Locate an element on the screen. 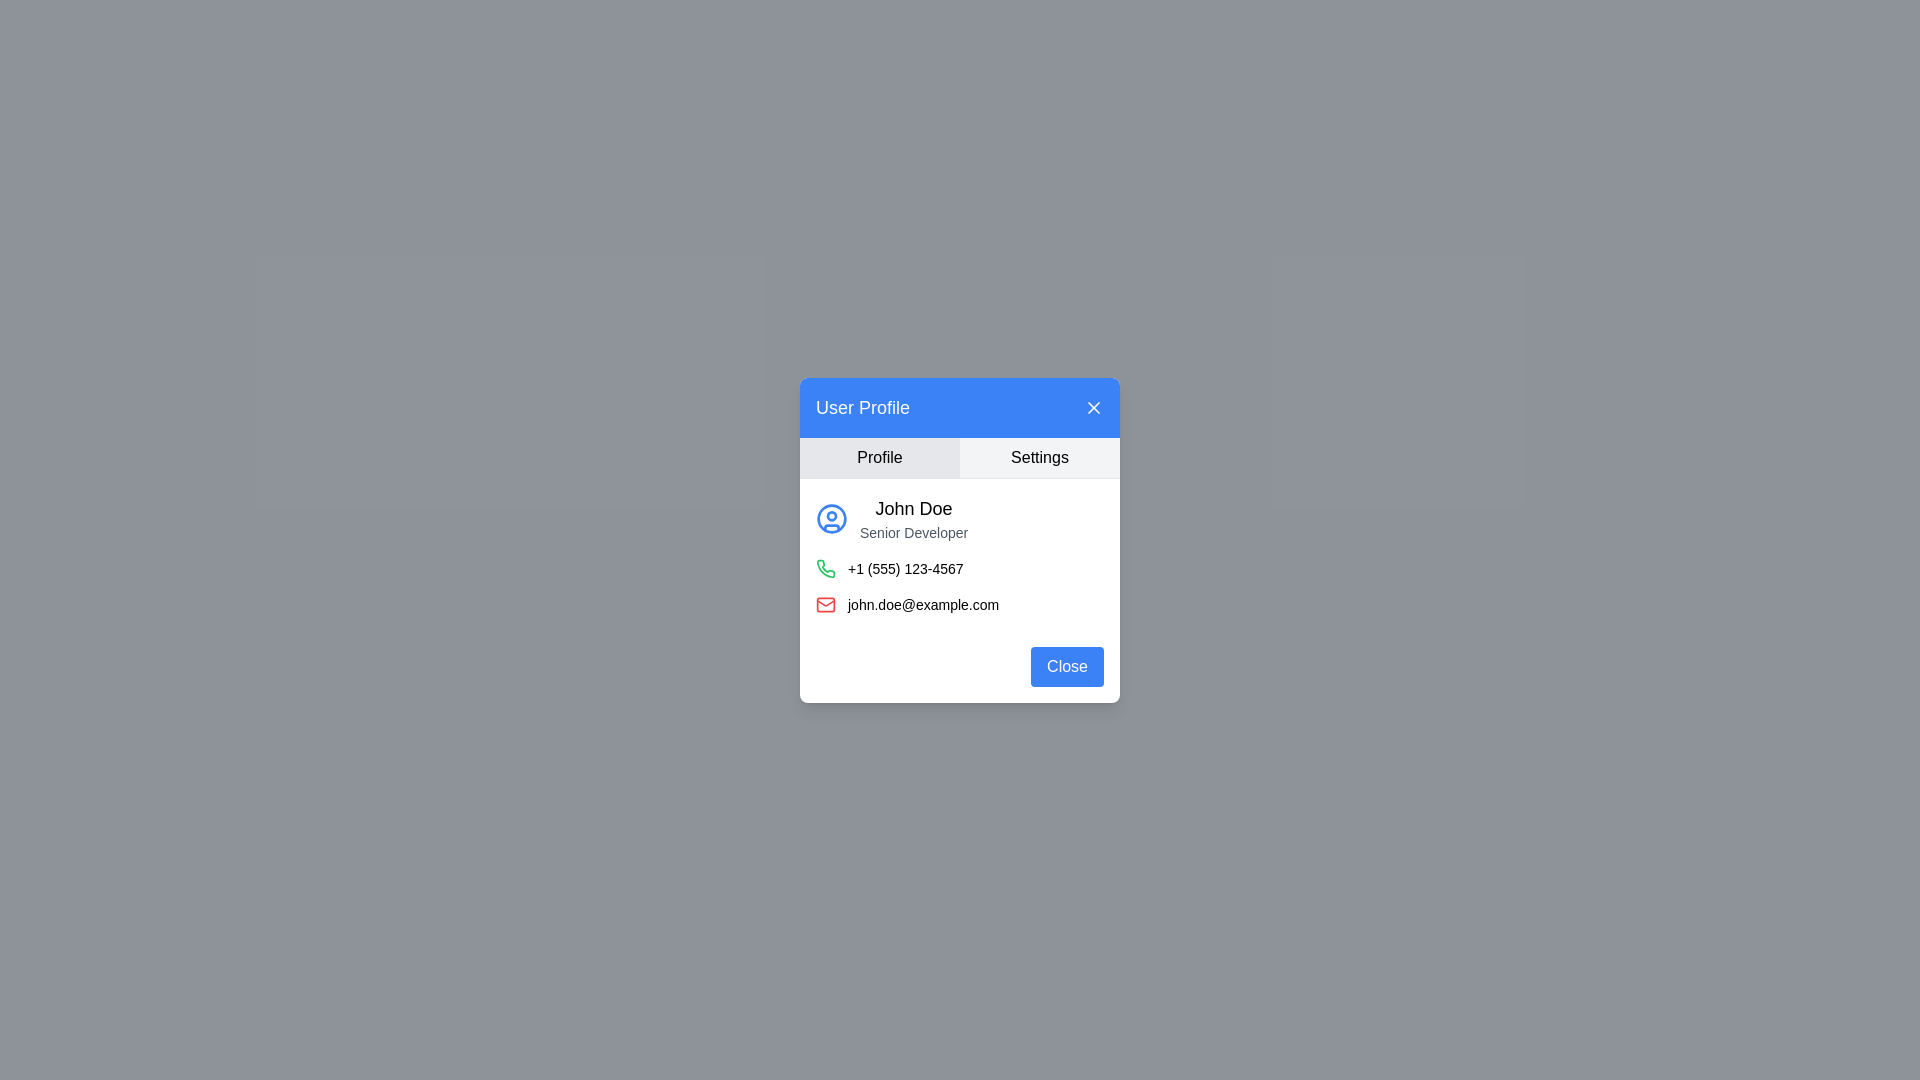 This screenshot has width=1920, height=1080. the Contact Information Display element that shows the user's email address, positioned below the phone number entry and above the 'Close' button is located at coordinates (960, 603).